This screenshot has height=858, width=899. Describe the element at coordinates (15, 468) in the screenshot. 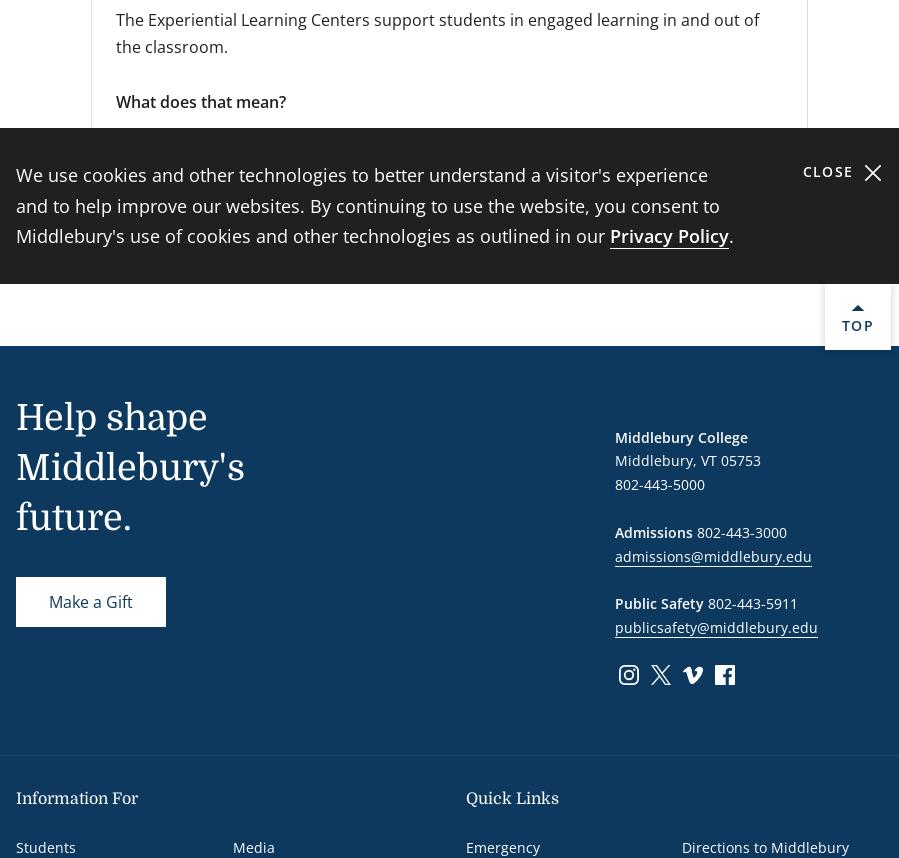

I see `'Help shape Middlebury's future.'` at that location.